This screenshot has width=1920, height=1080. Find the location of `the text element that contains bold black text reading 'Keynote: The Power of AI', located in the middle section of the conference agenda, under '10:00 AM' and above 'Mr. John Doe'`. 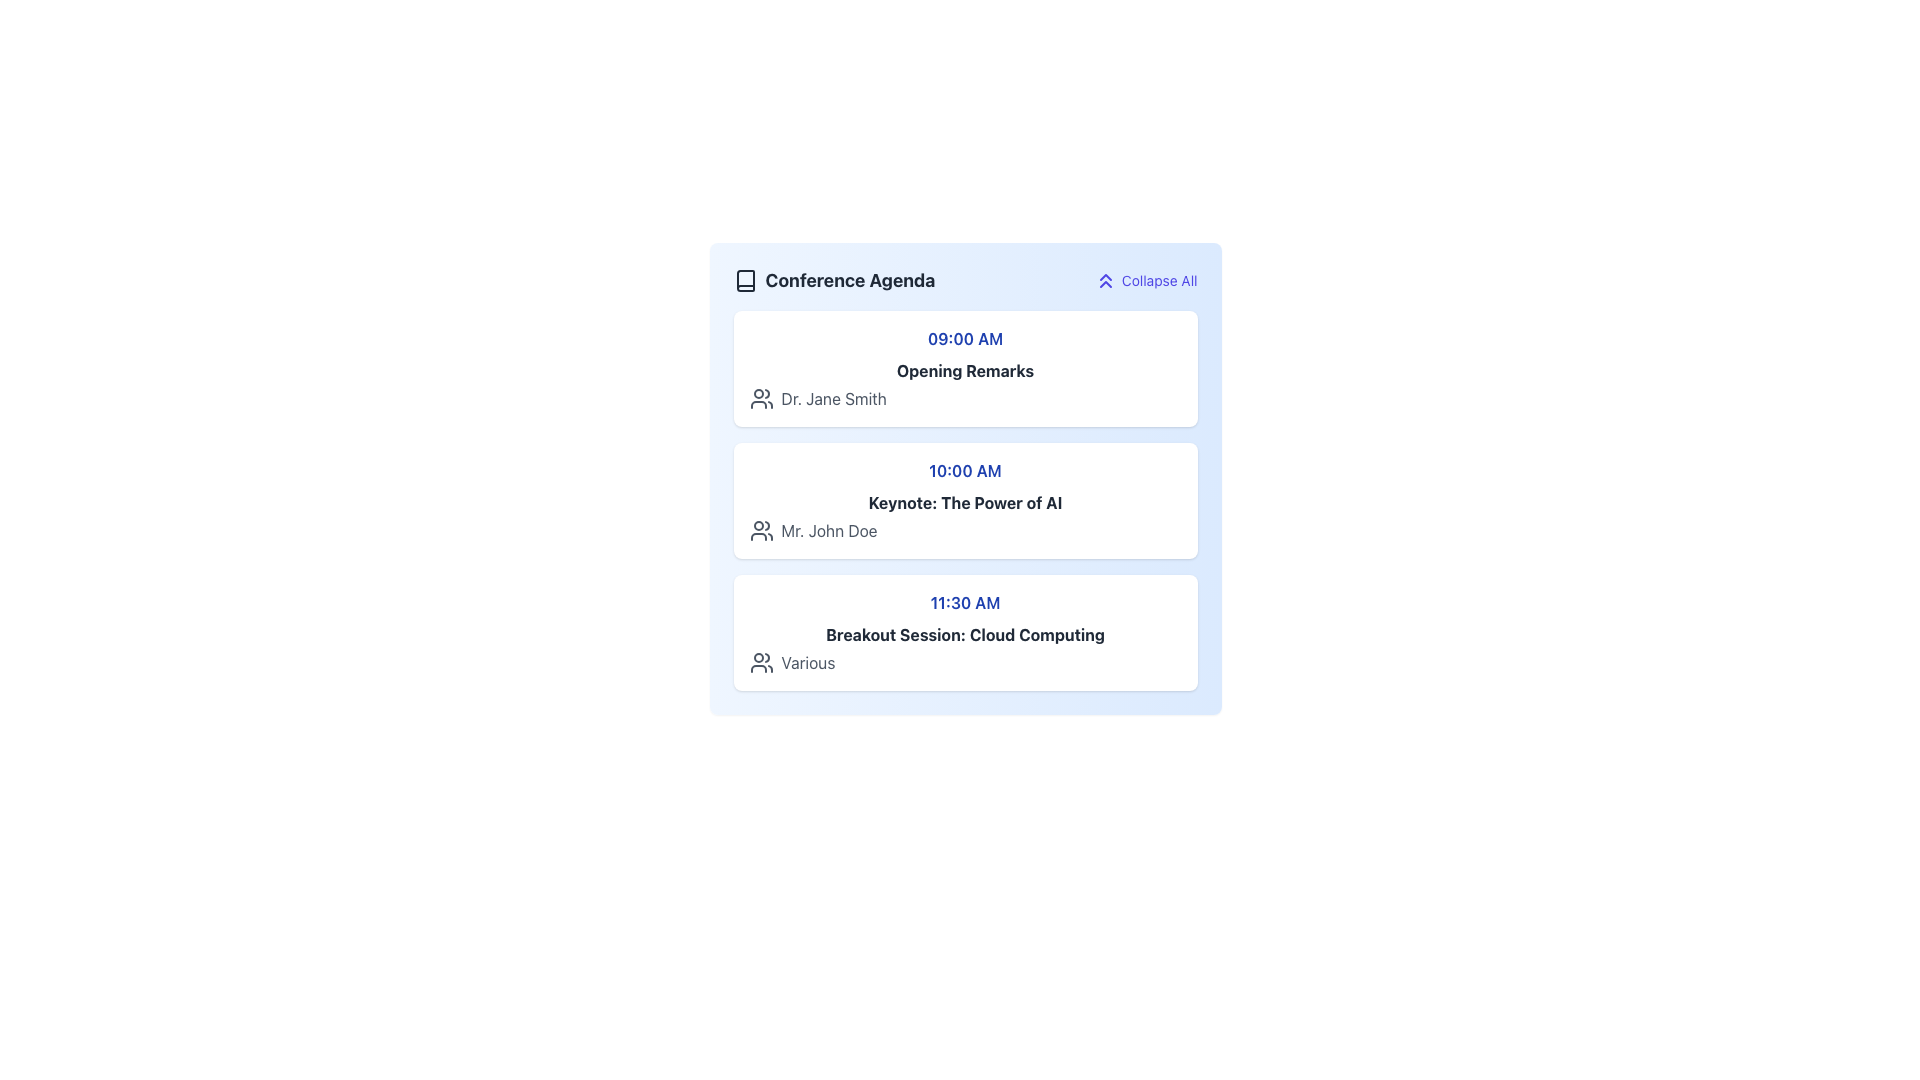

the text element that contains bold black text reading 'Keynote: The Power of AI', located in the middle section of the conference agenda, under '10:00 AM' and above 'Mr. John Doe' is located at coordinates (965, 501).